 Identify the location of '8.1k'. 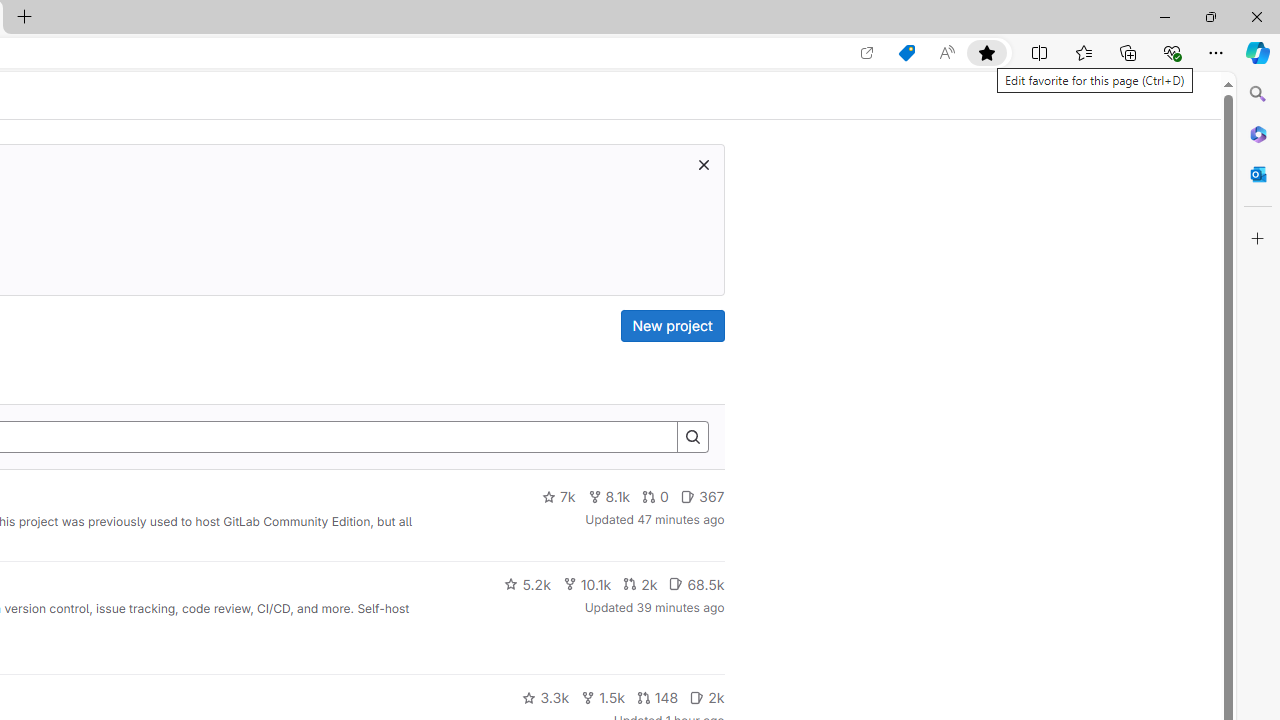
(608, 496).